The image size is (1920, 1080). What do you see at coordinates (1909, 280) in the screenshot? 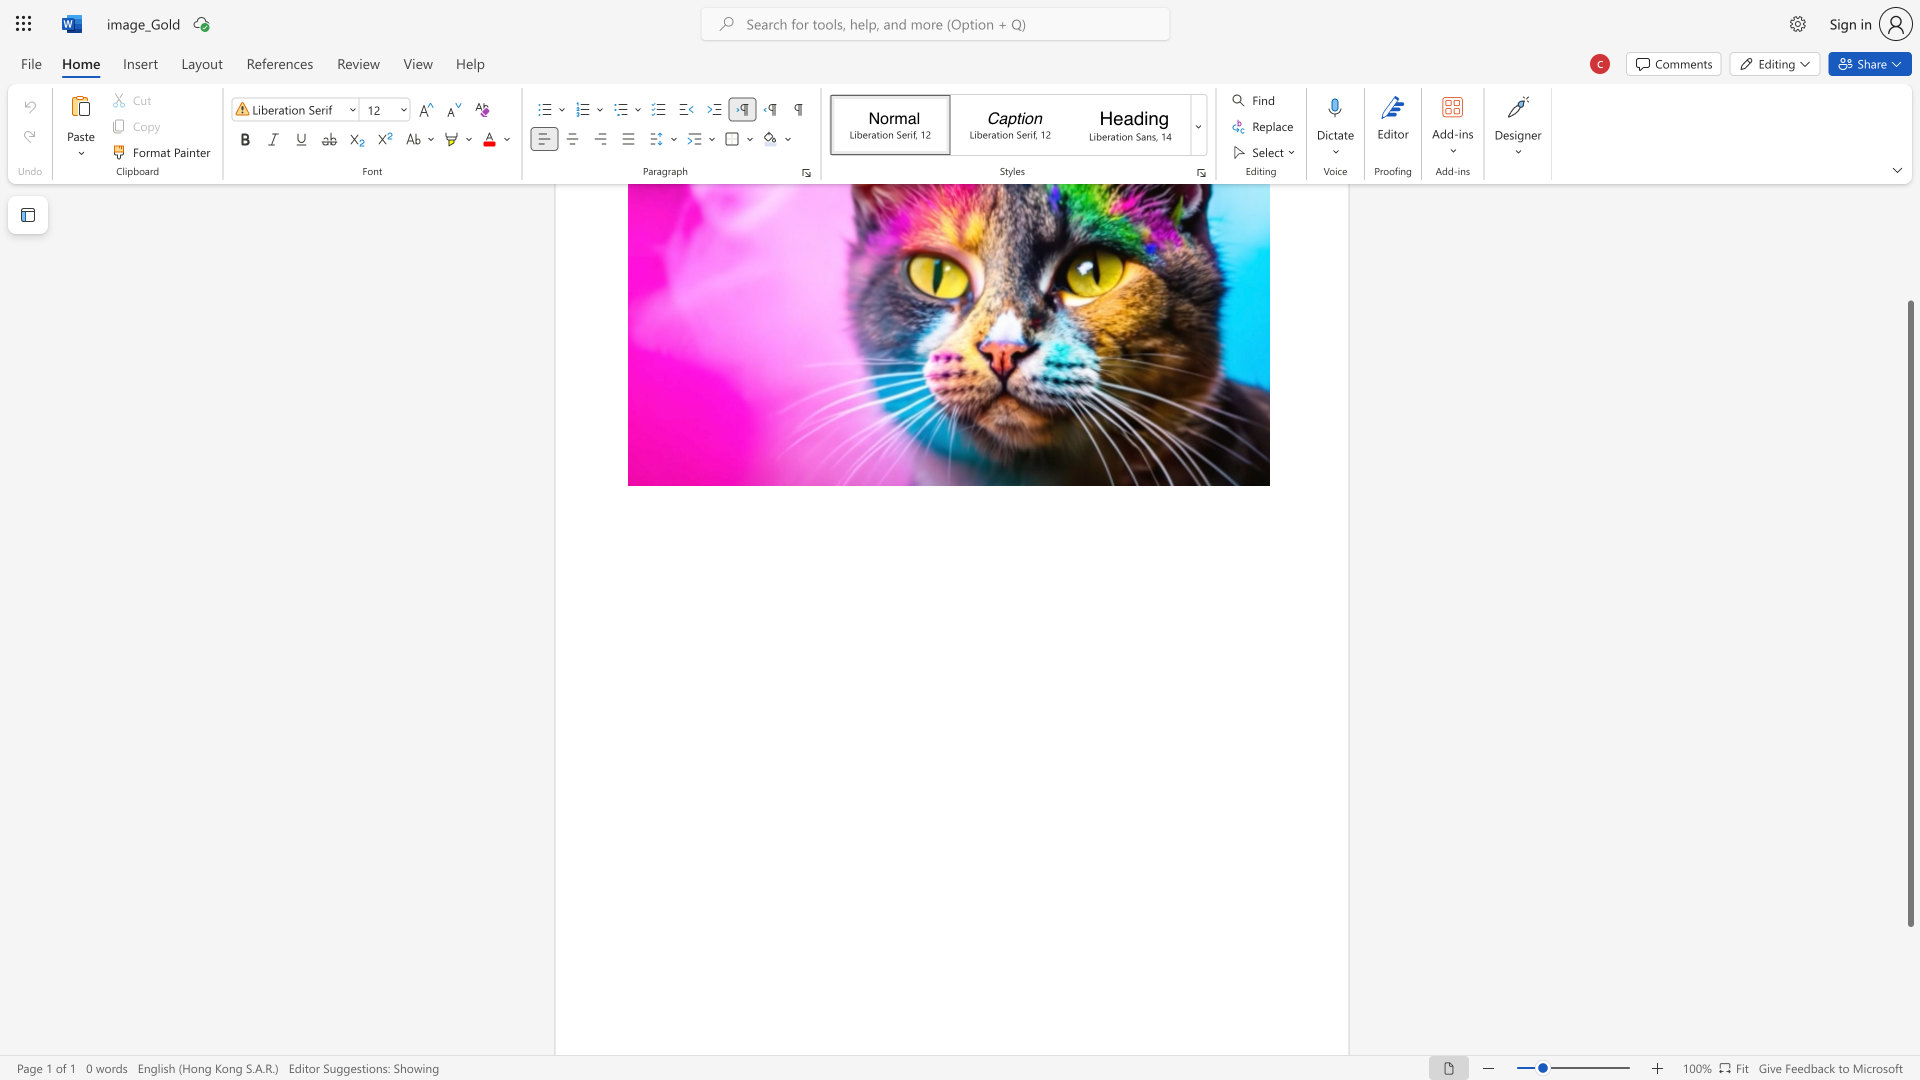
I see `the scrollbar on the right to shift the page higher` at bounding box center [1909, 280].